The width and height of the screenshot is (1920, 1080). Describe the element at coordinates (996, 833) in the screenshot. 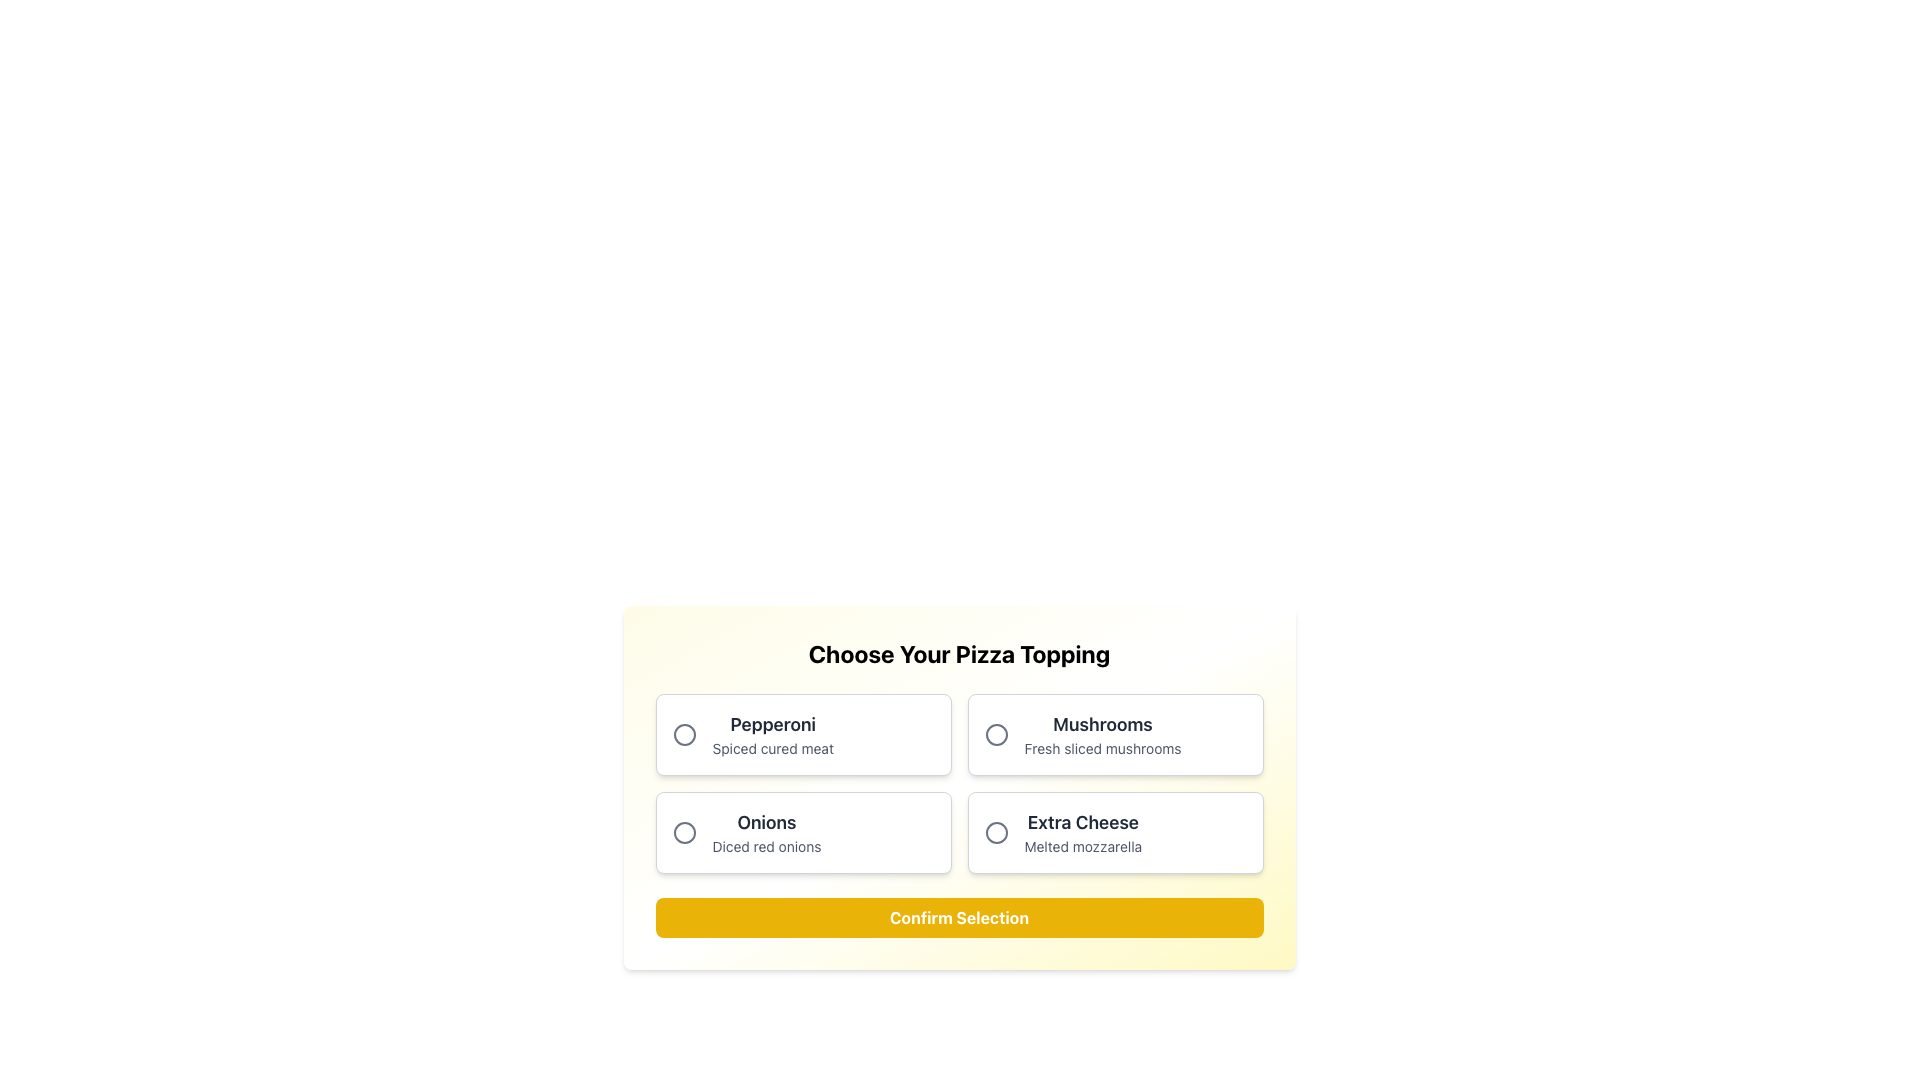

I see `the radio button for the 'Extra Cheese' option located in the bottom-right quadrant of the selection dialog` at that location.